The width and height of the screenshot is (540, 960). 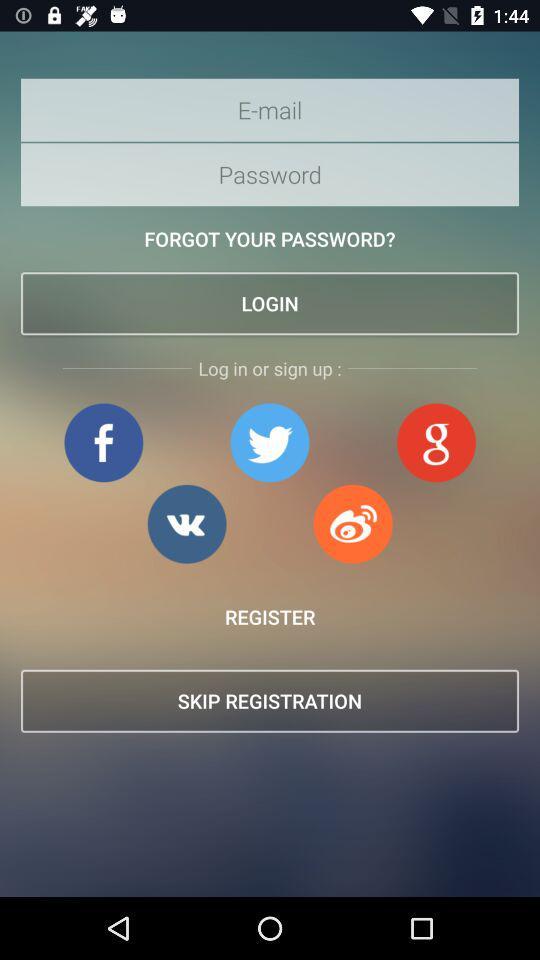 What do you see at coordinates (270, 701) in the screenshot?
I see `the skip registration button` at bounding box center [270, 701].